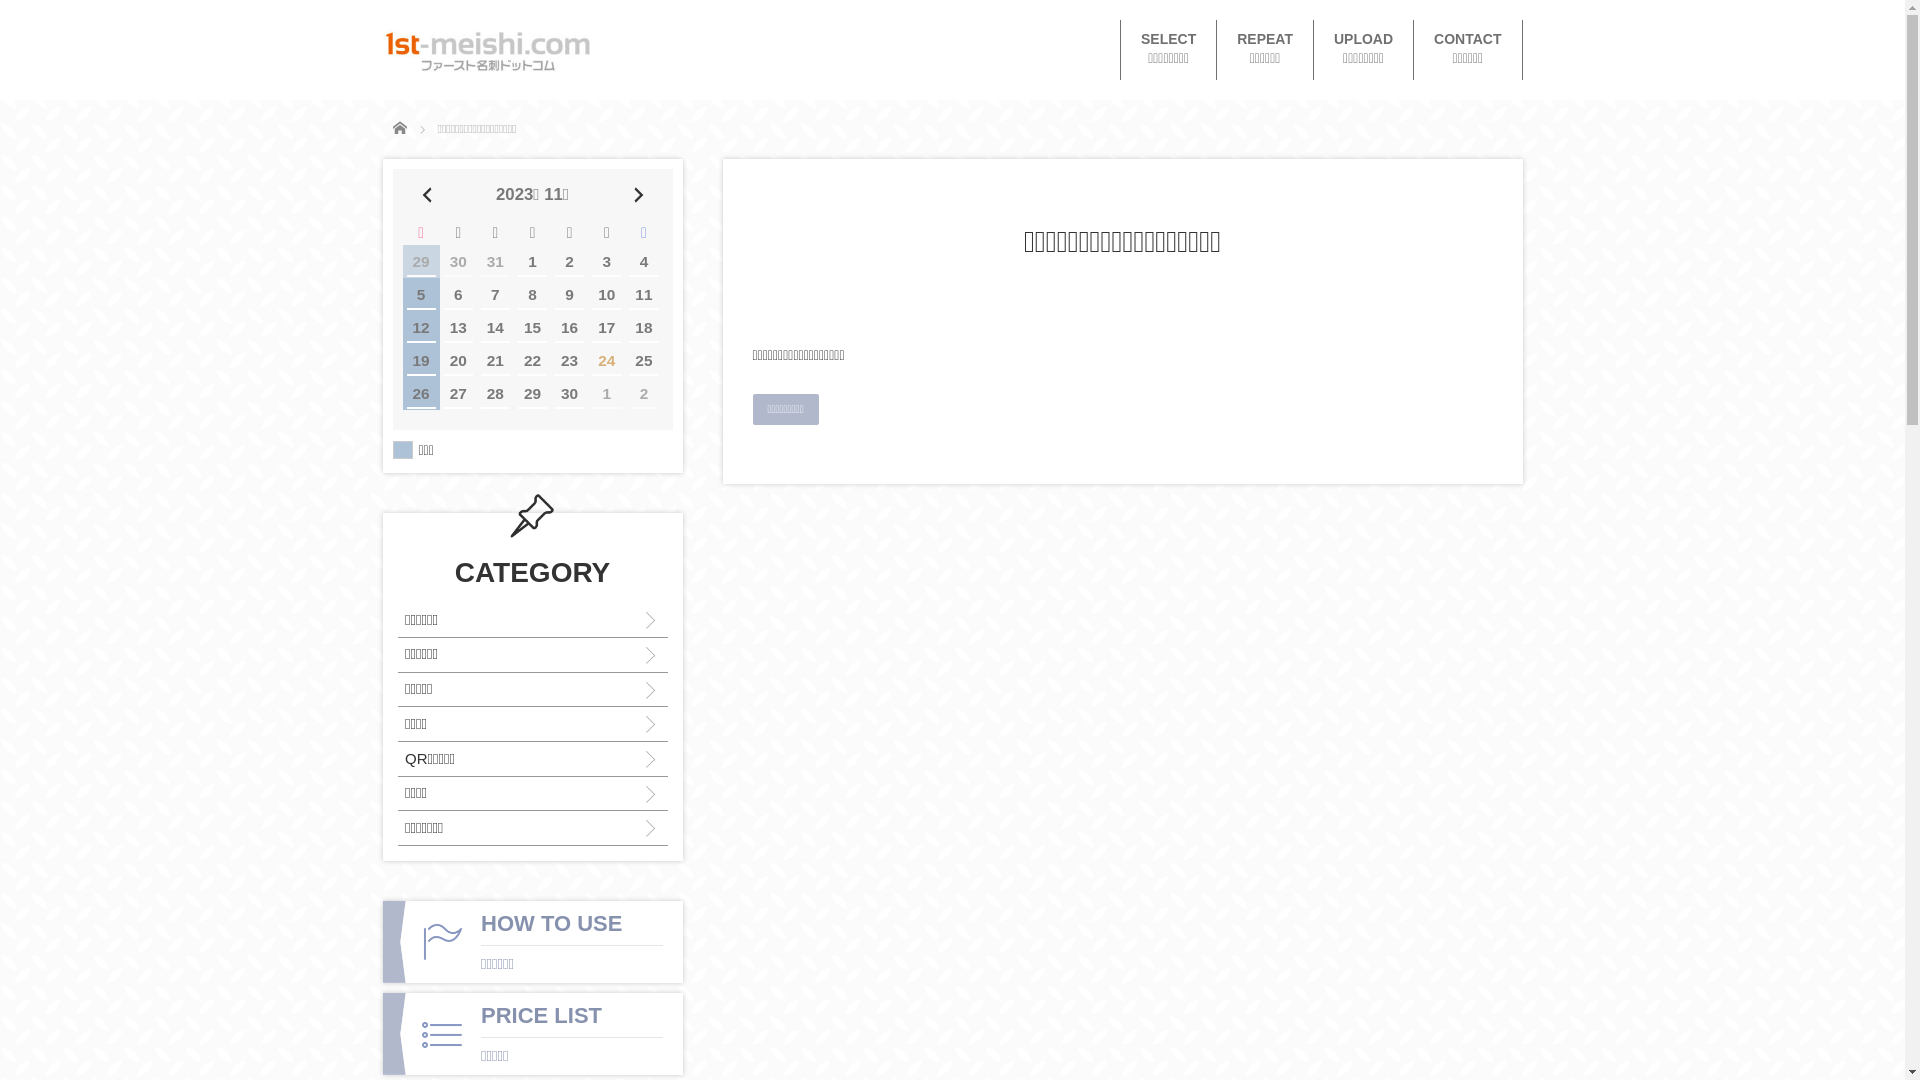  What do you see at coordinates (486, 50) in the screenshot?
I see `'1st-meishi.com'` at bounding box center [486, 50].